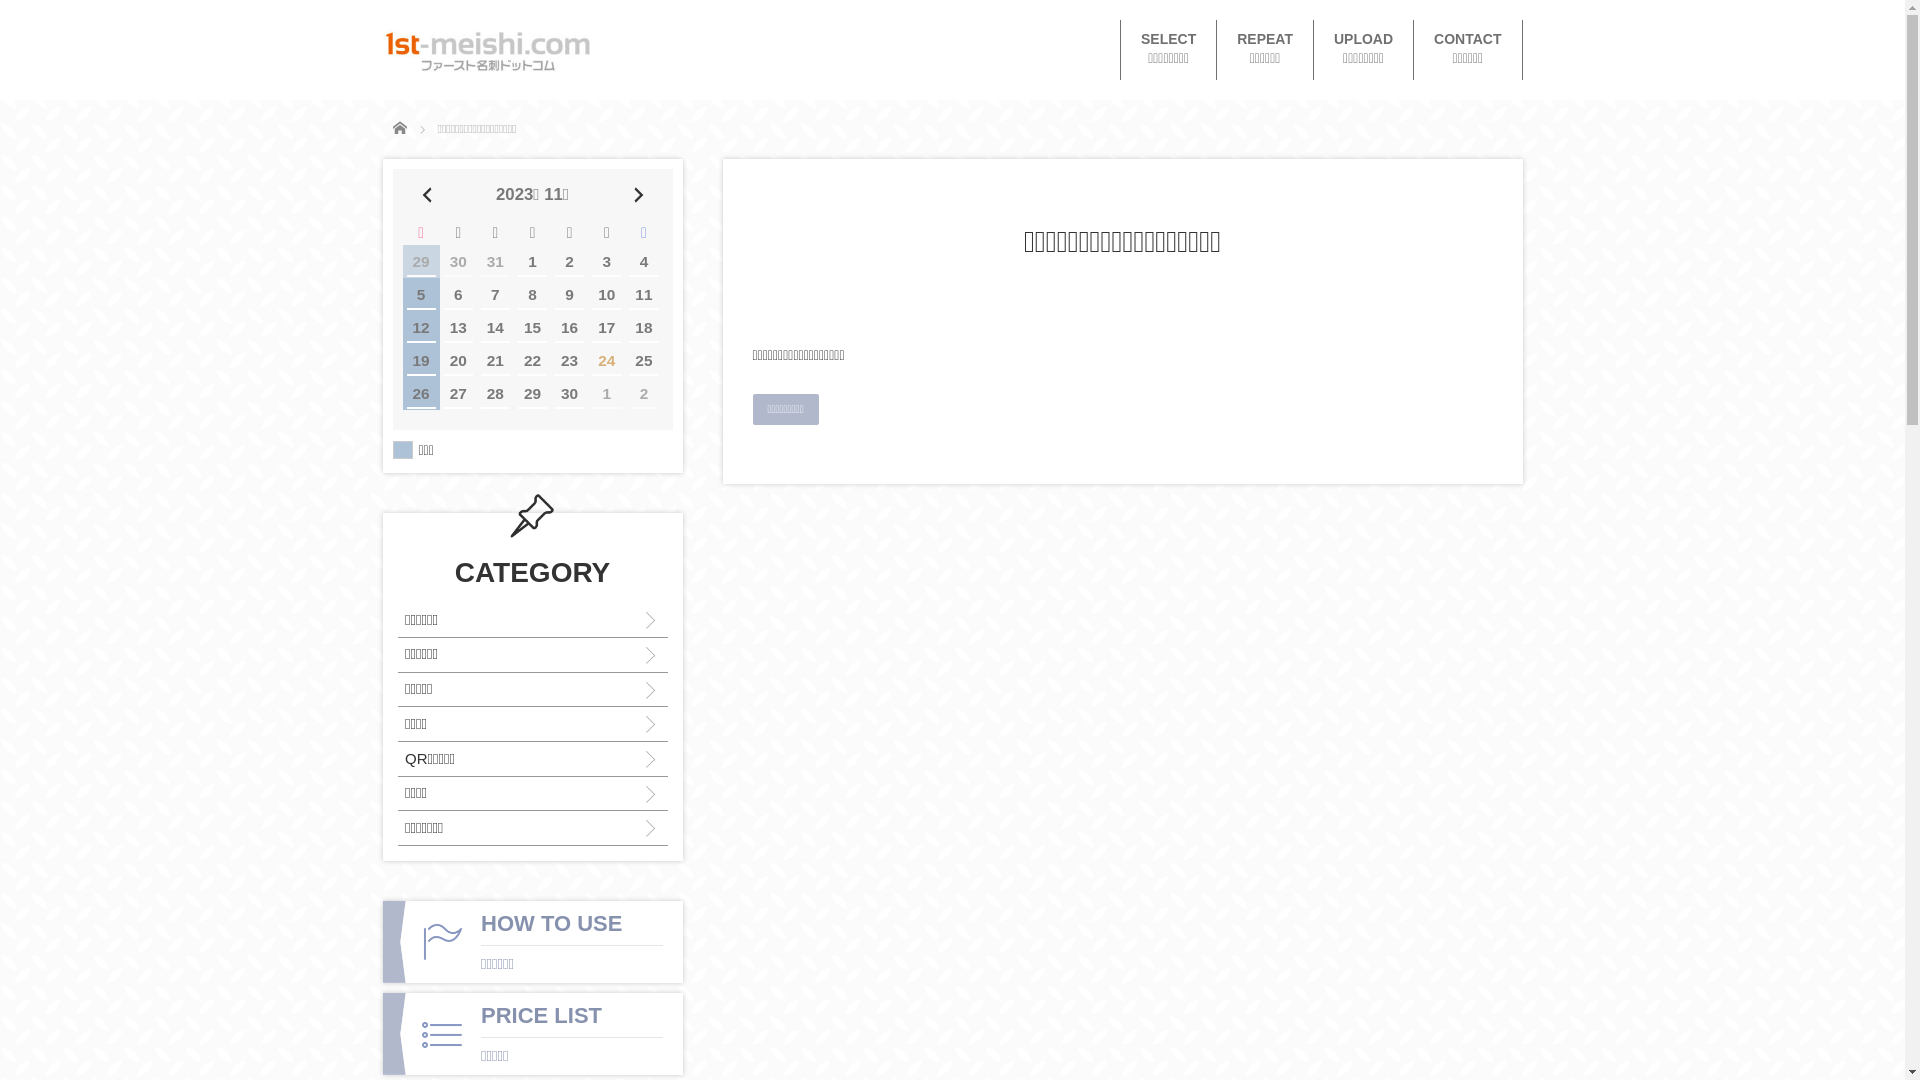  What do you see at coordinates (486, 50) in the screenshot?
I see `'1st-meishi.com'` at bounding box center [486, 50].